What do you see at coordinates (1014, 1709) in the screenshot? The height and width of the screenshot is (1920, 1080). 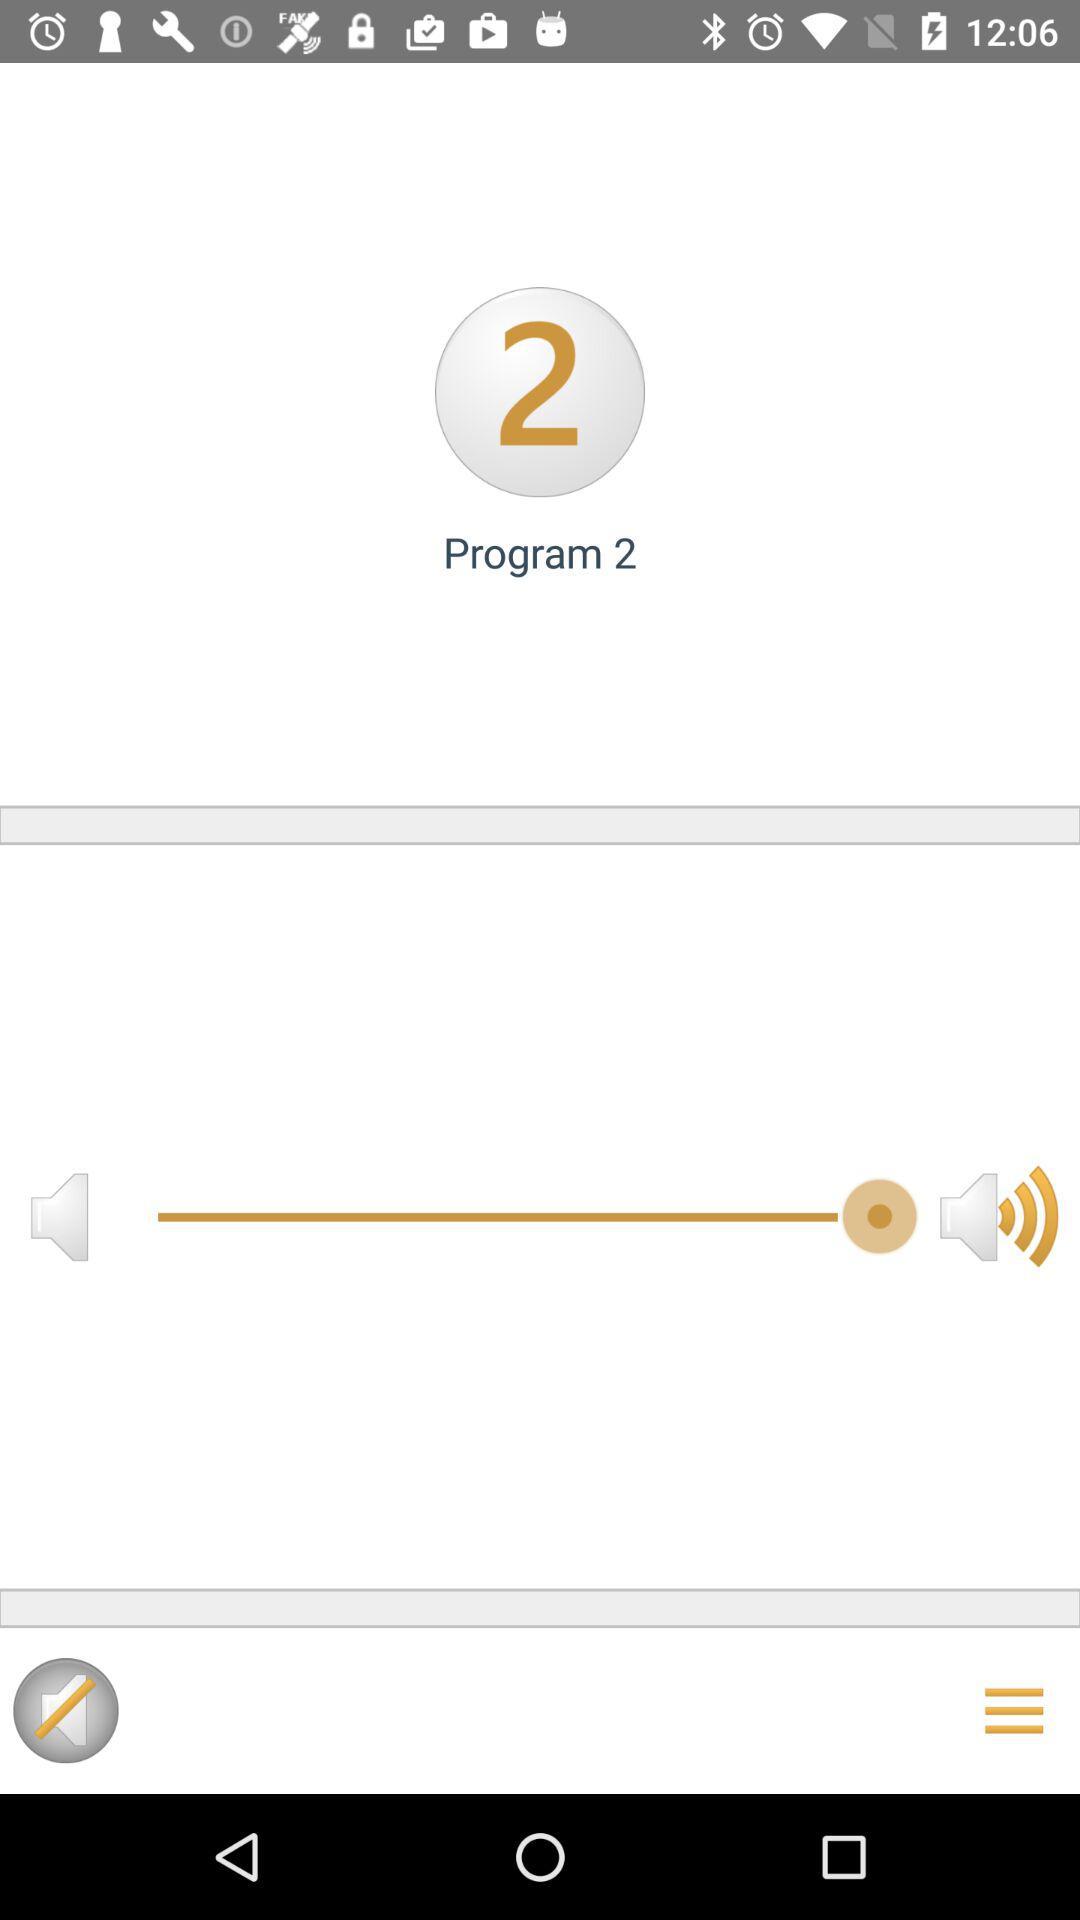 I see `the menu icon` at bounding box center [1014, 1709].